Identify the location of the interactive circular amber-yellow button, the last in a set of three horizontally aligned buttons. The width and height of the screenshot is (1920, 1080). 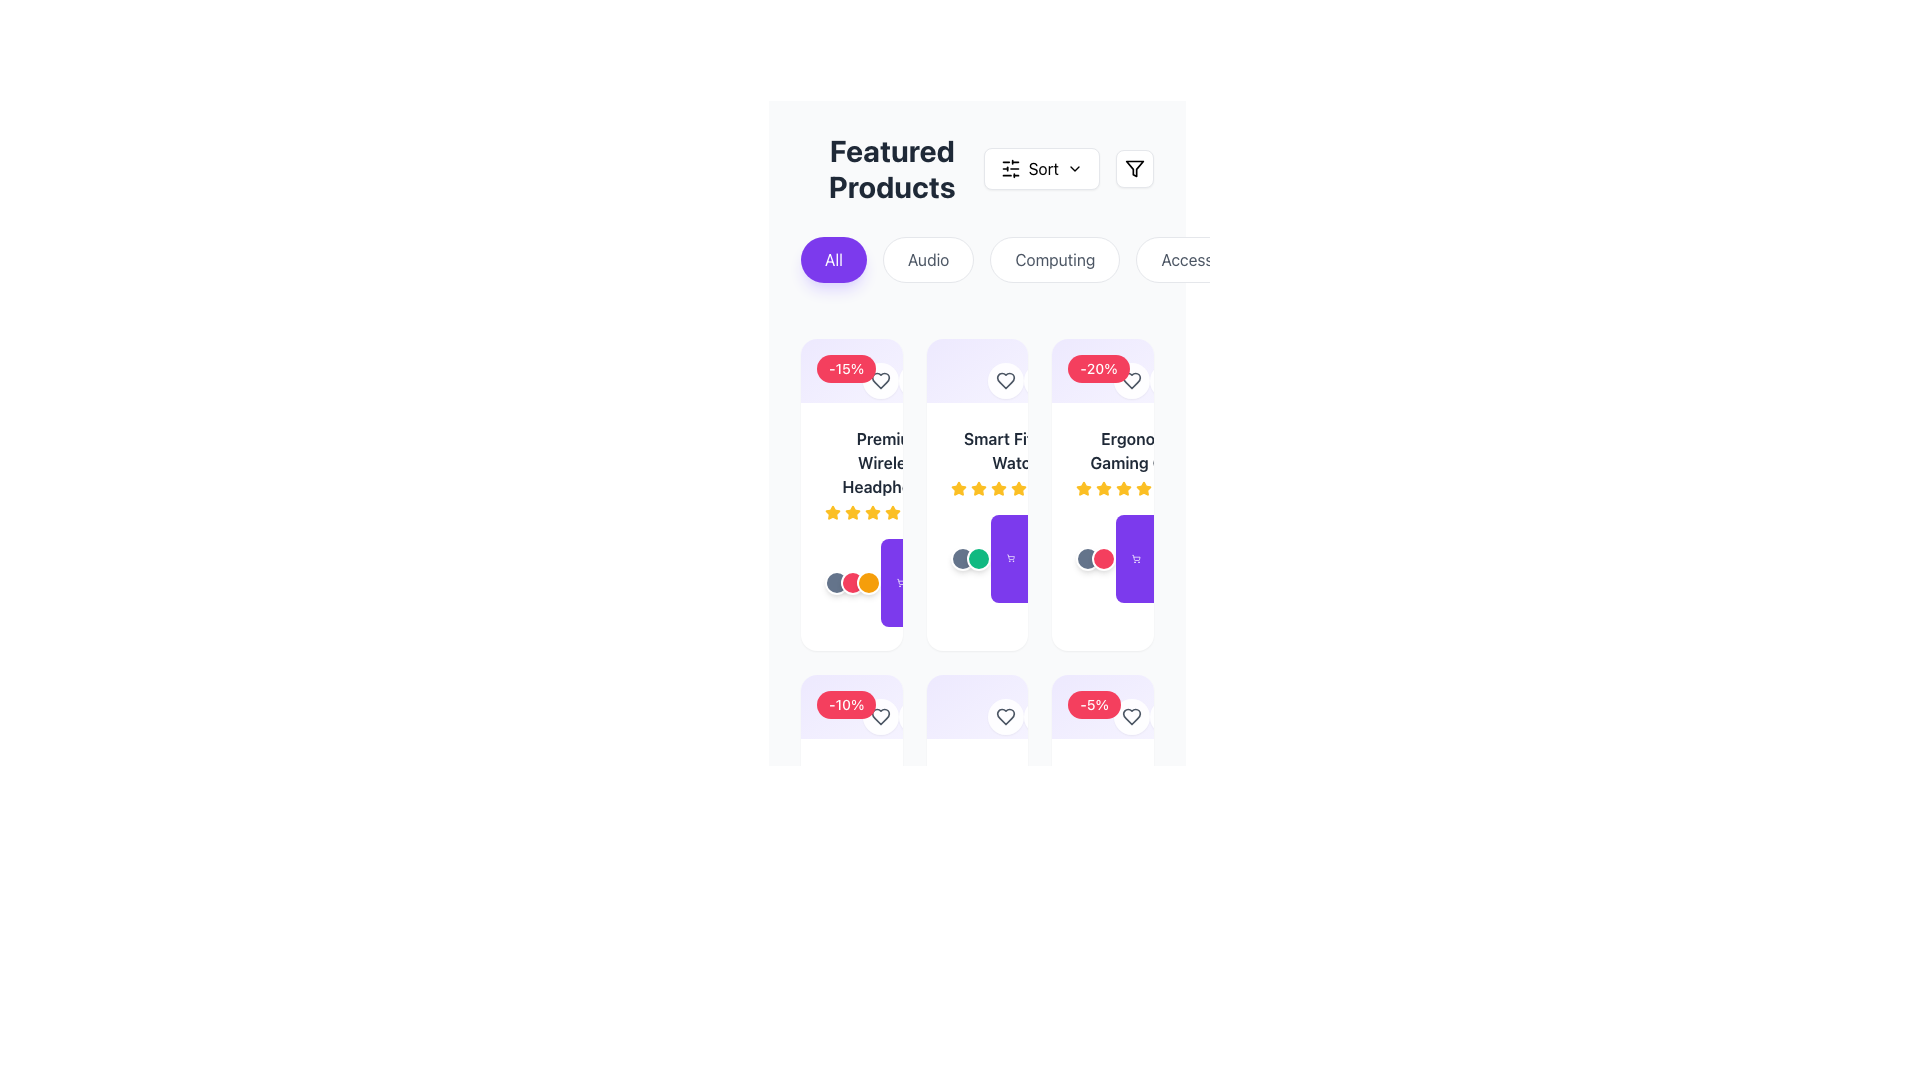
(868, 582).